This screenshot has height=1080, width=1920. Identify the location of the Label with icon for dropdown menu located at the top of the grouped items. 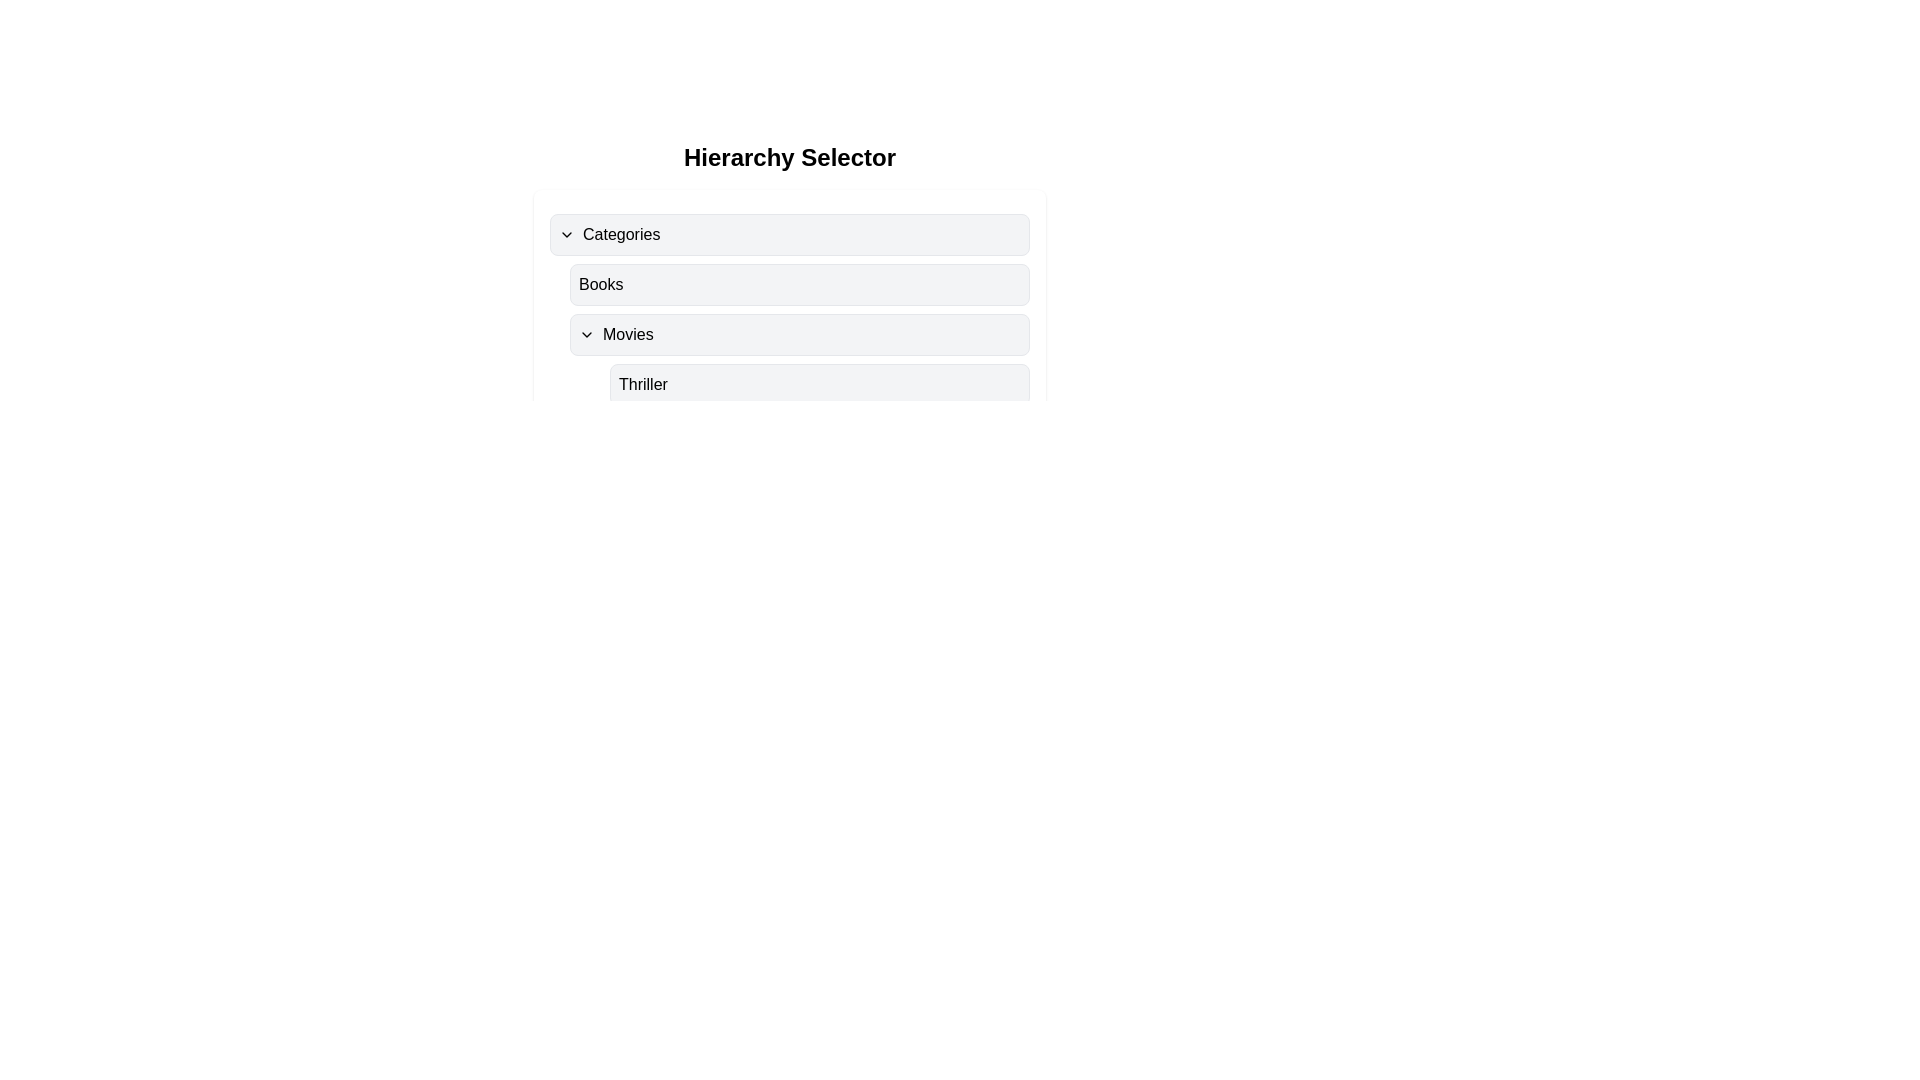
(608, 234).